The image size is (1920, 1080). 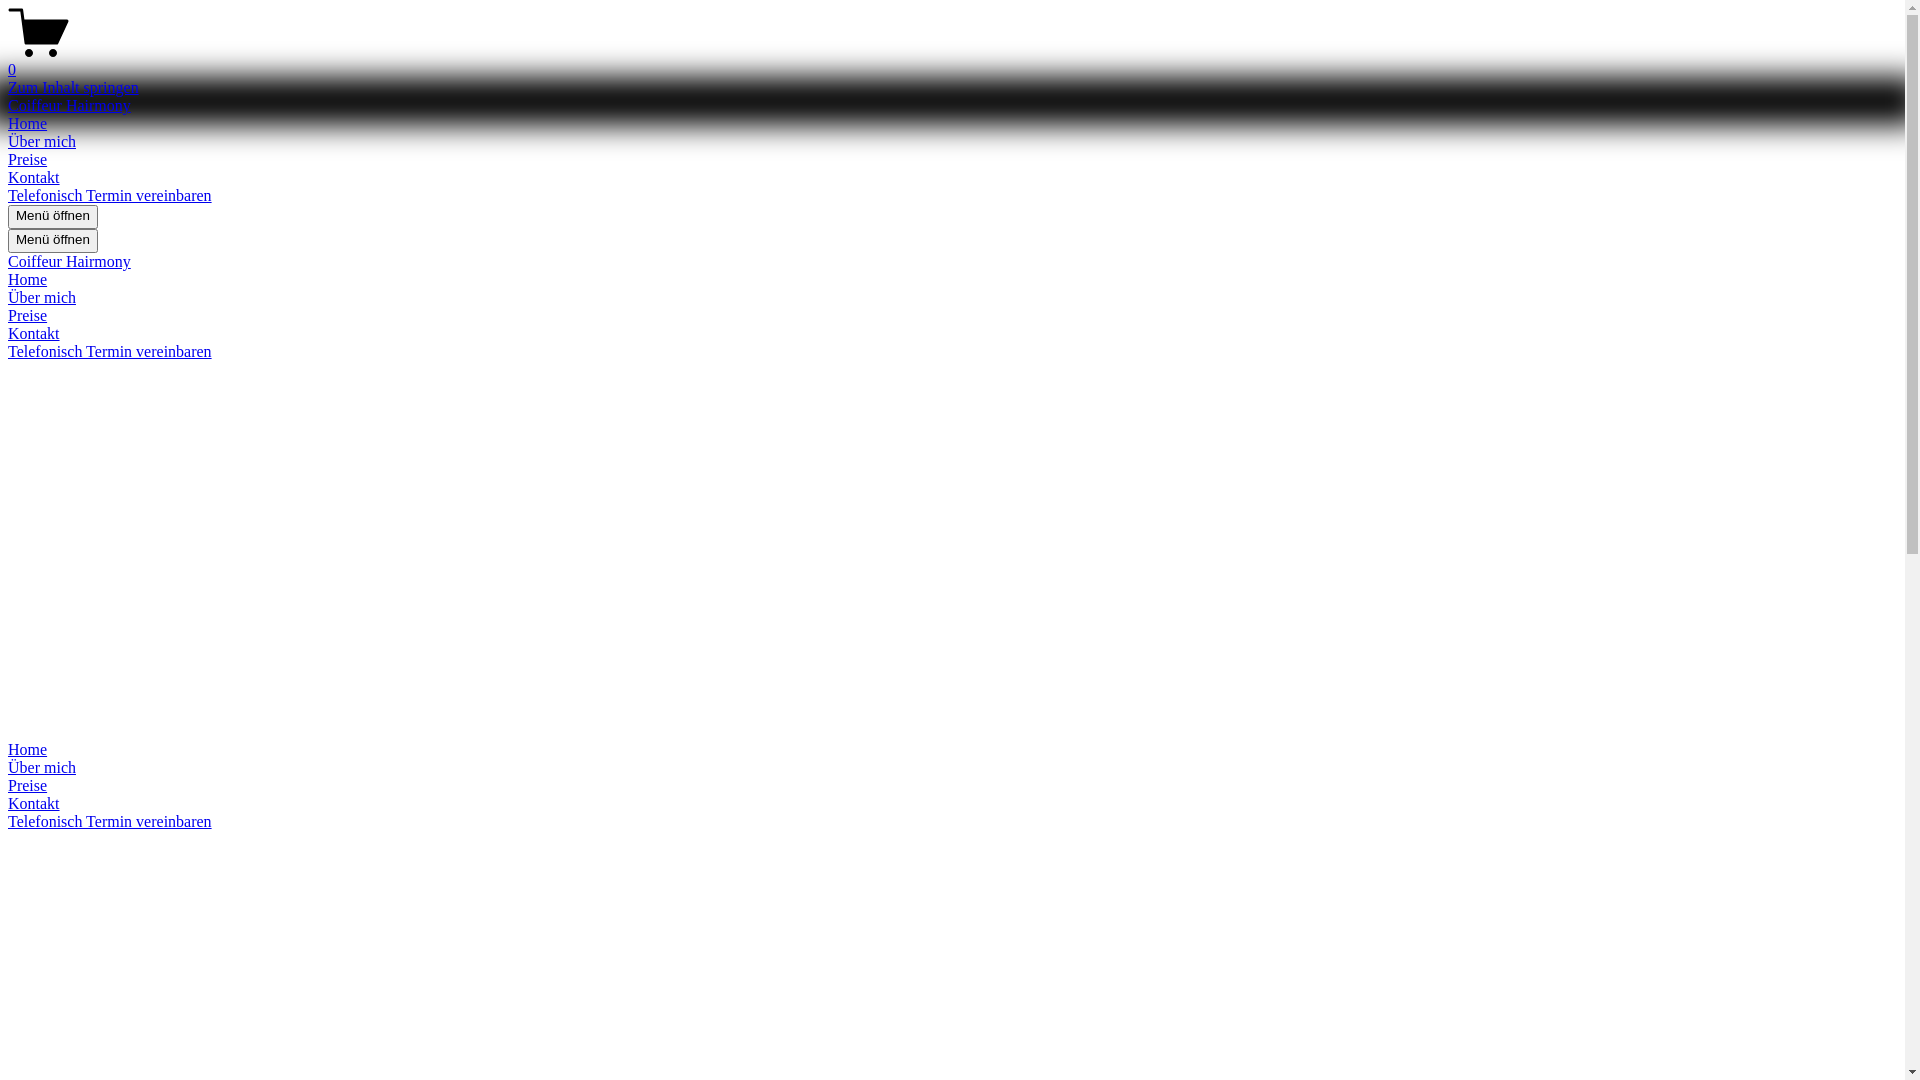 I want to click on 'Coiffeur Hairmony', so click(x=69, y=105).